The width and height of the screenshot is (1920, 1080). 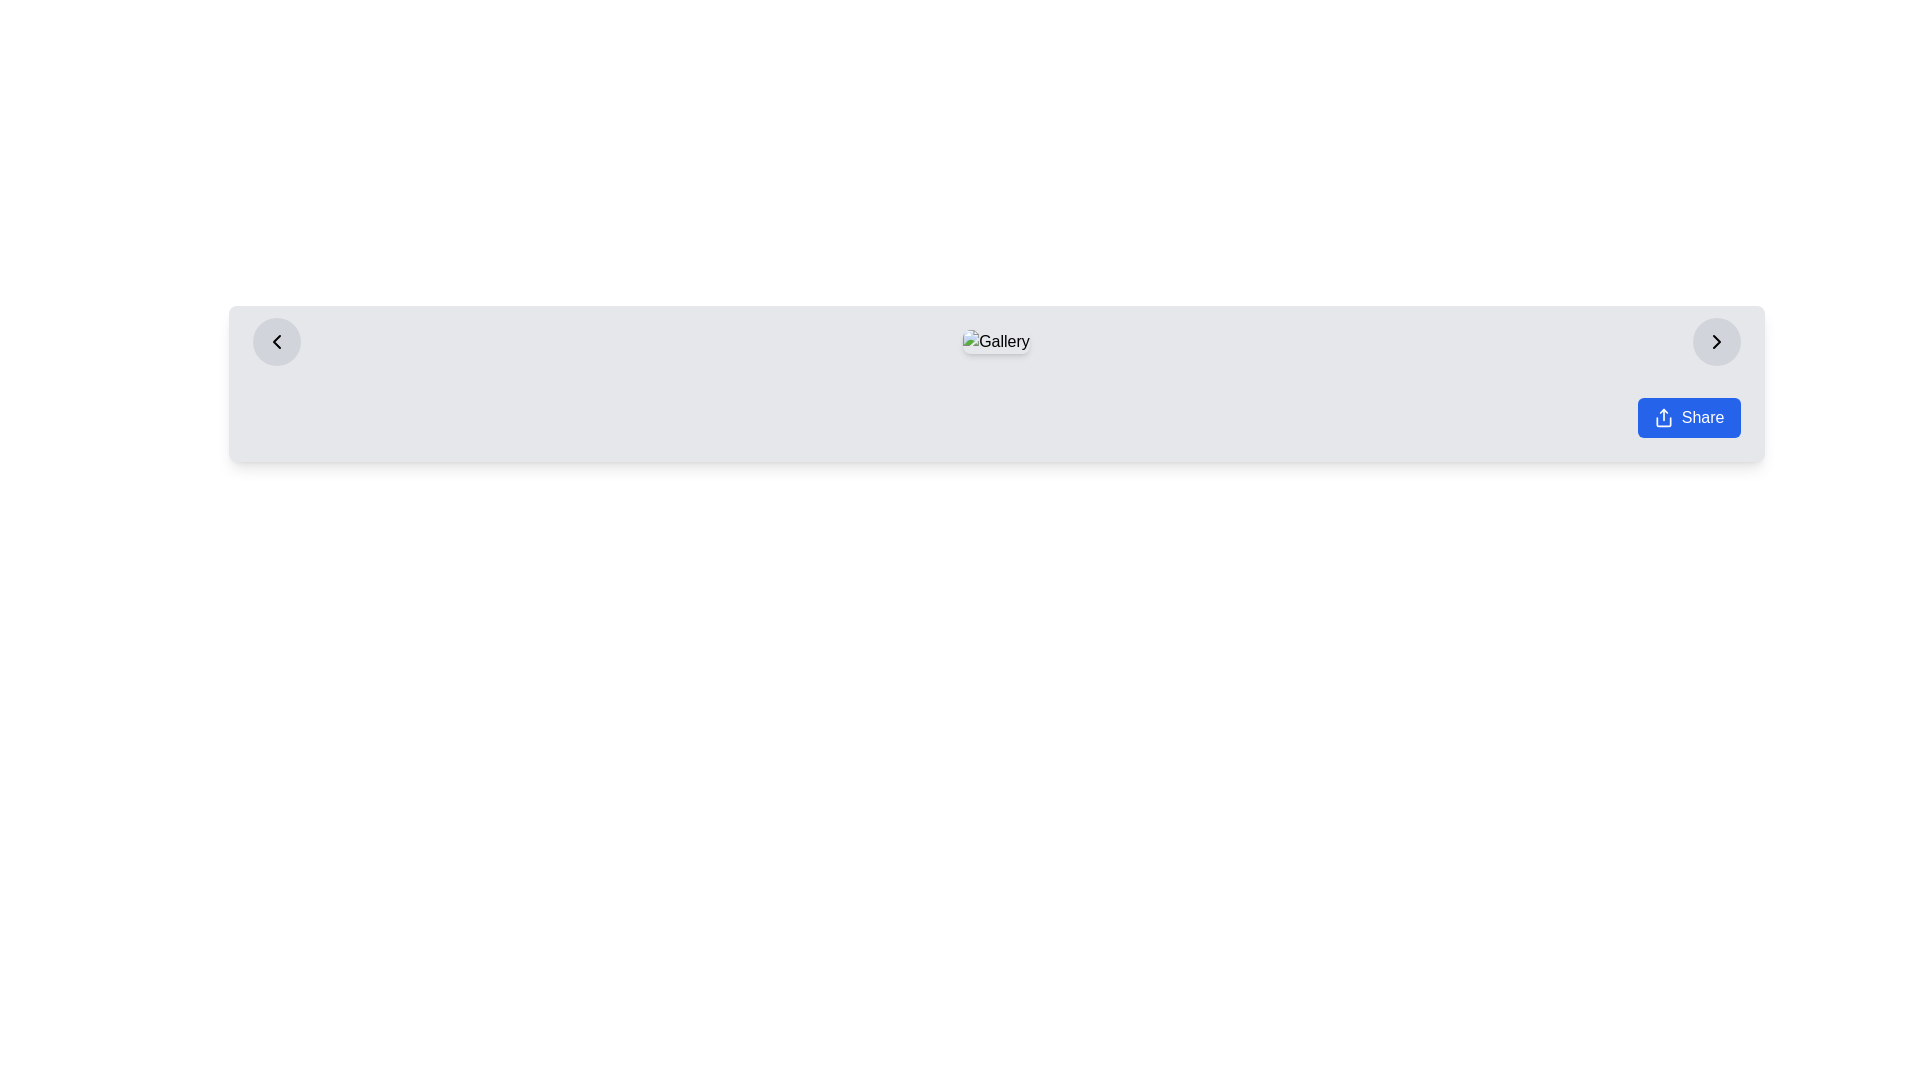 I want to click on the central chevron icon within the circular button located at the top-right corner of the interface, so click(x=1715, y=341).